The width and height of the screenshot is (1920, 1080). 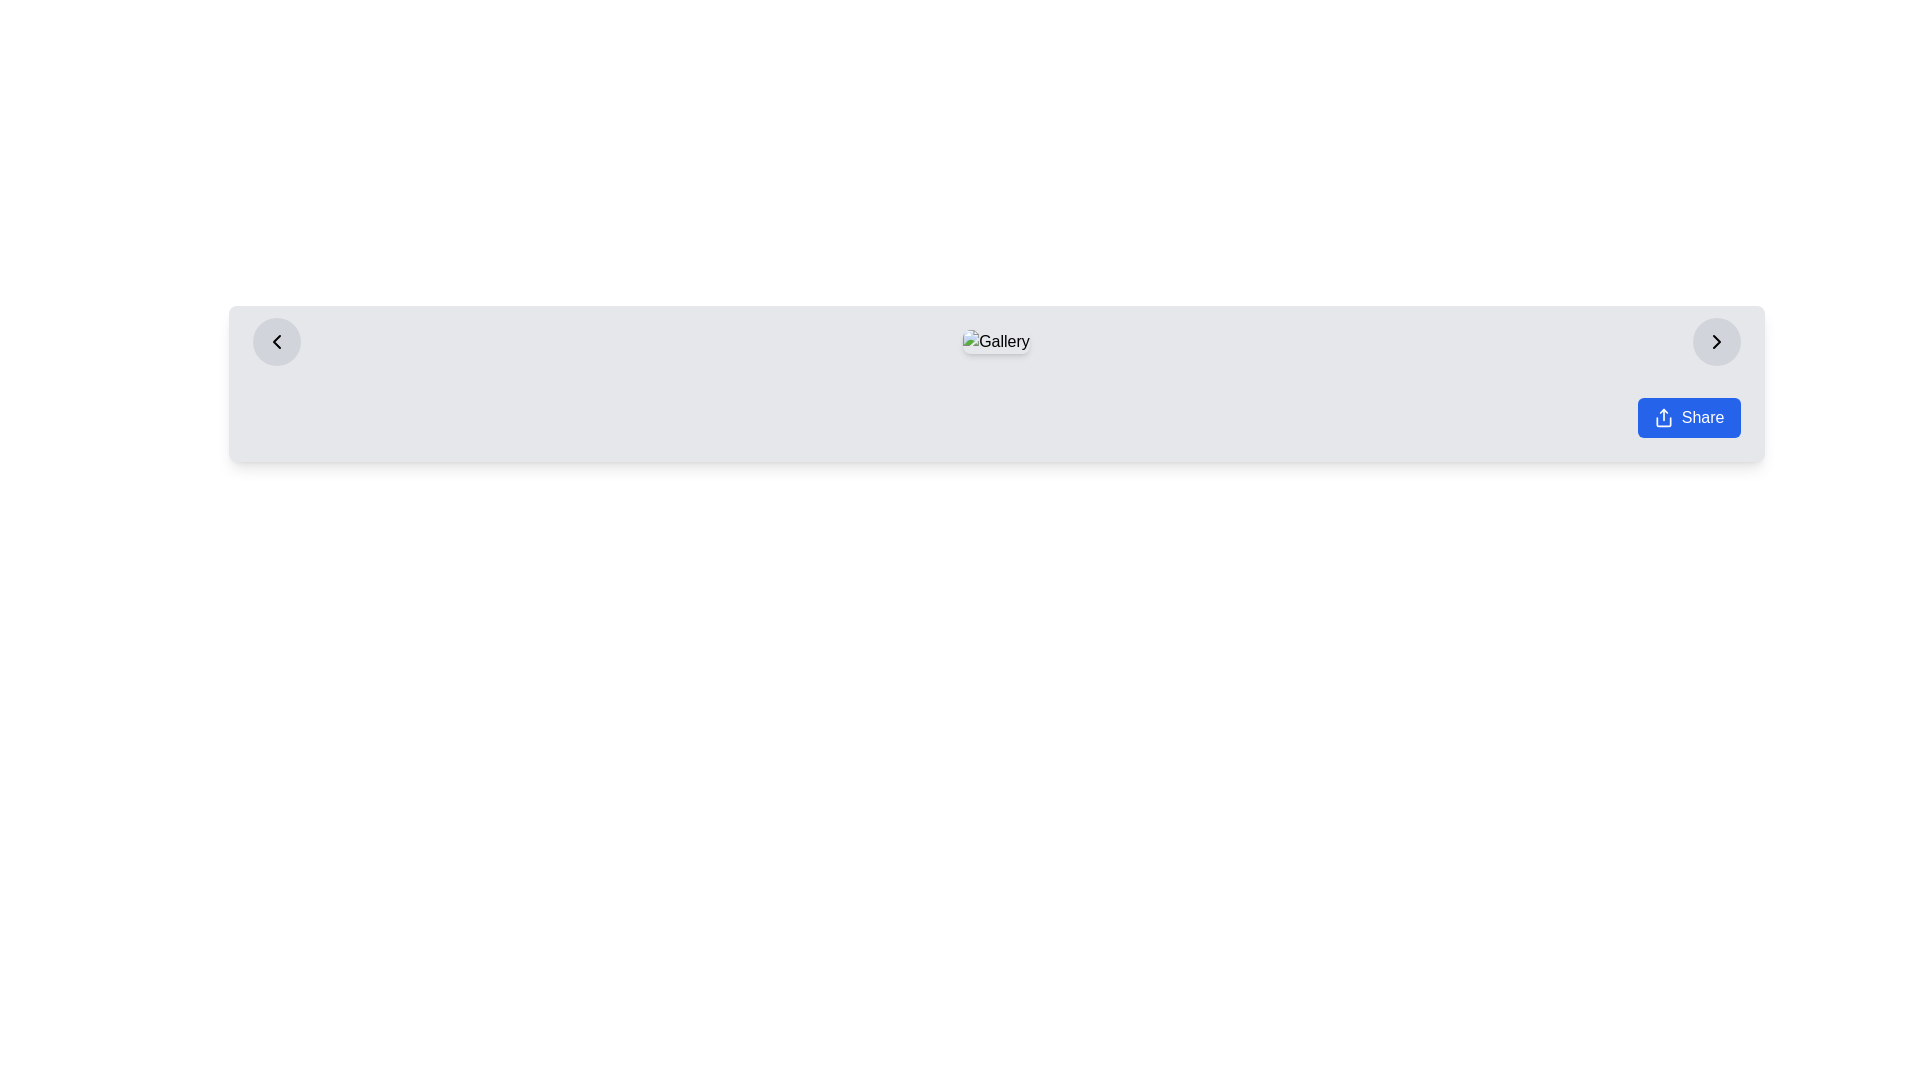 I want to click on the central chevron icon within the circular button located at the top-right corner of the interface, so click(x=1715, y=341).